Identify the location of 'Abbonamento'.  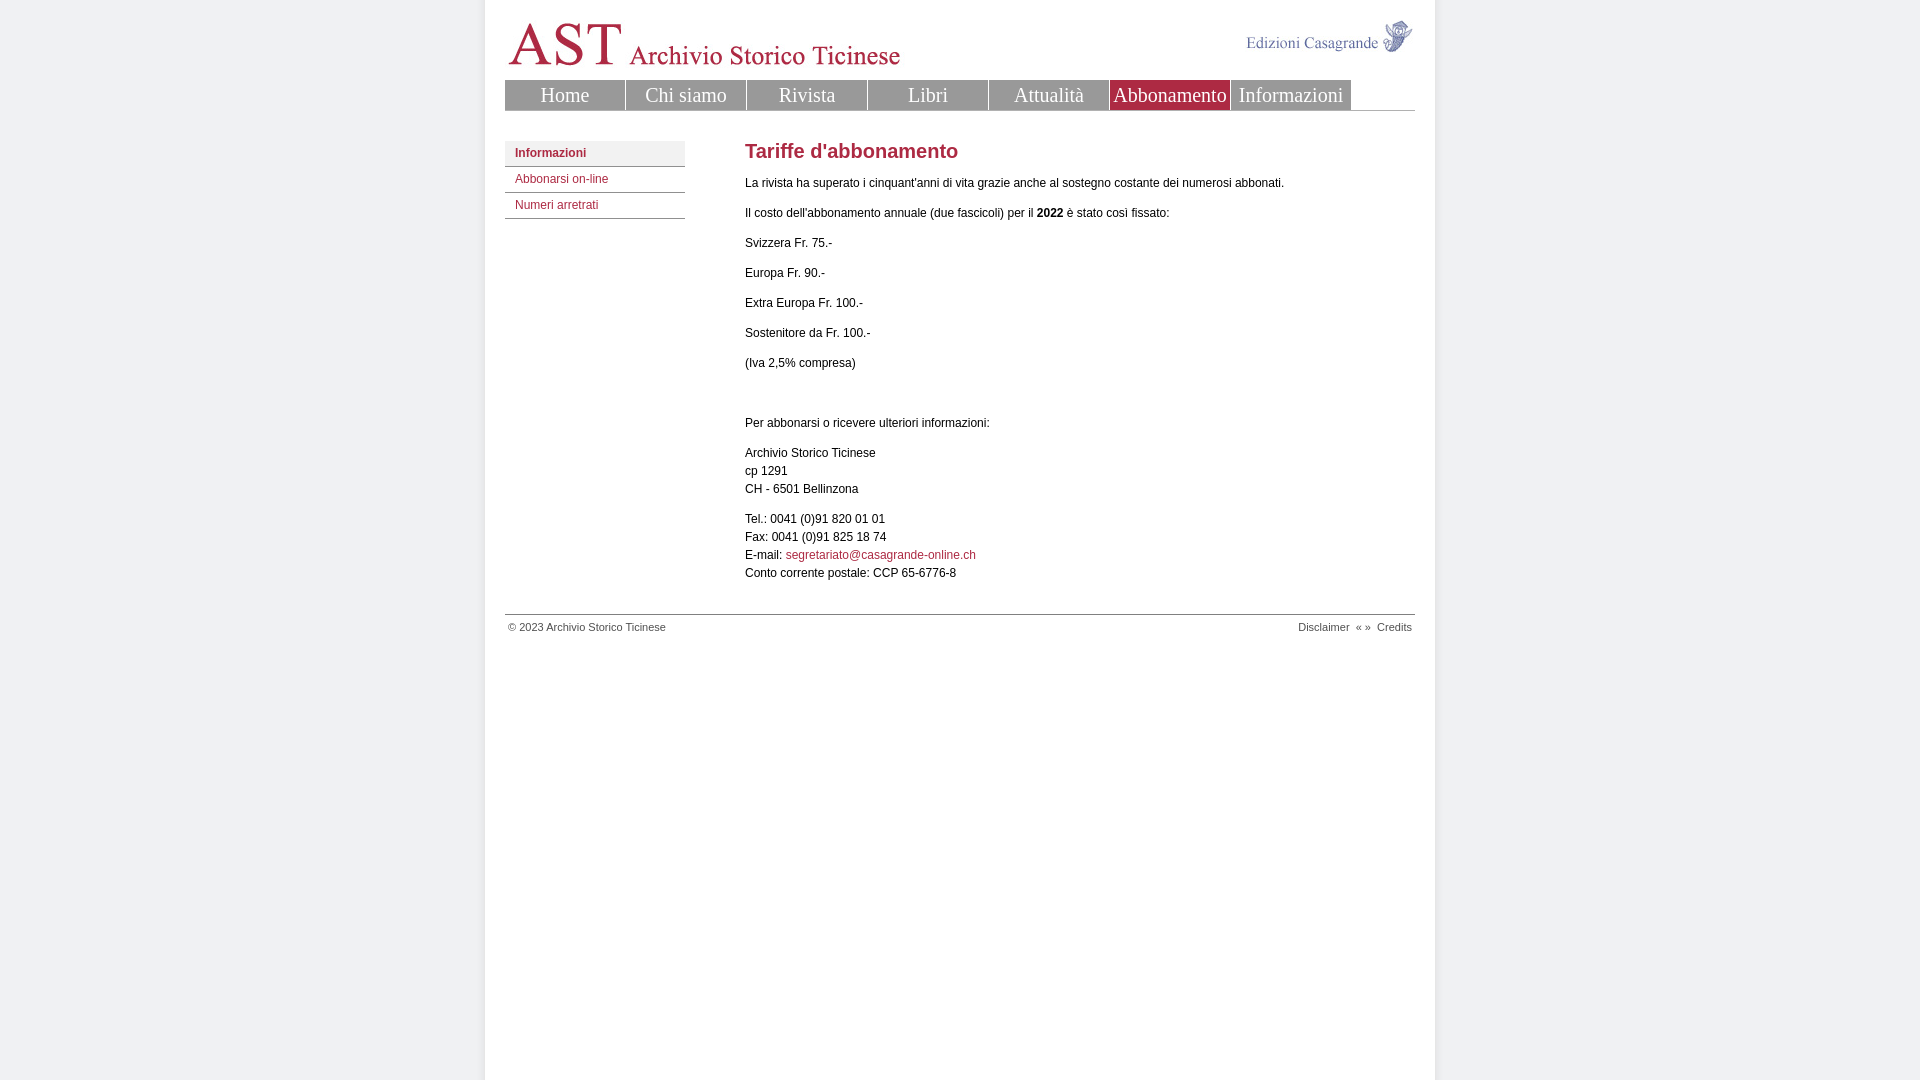
(1170, 95).